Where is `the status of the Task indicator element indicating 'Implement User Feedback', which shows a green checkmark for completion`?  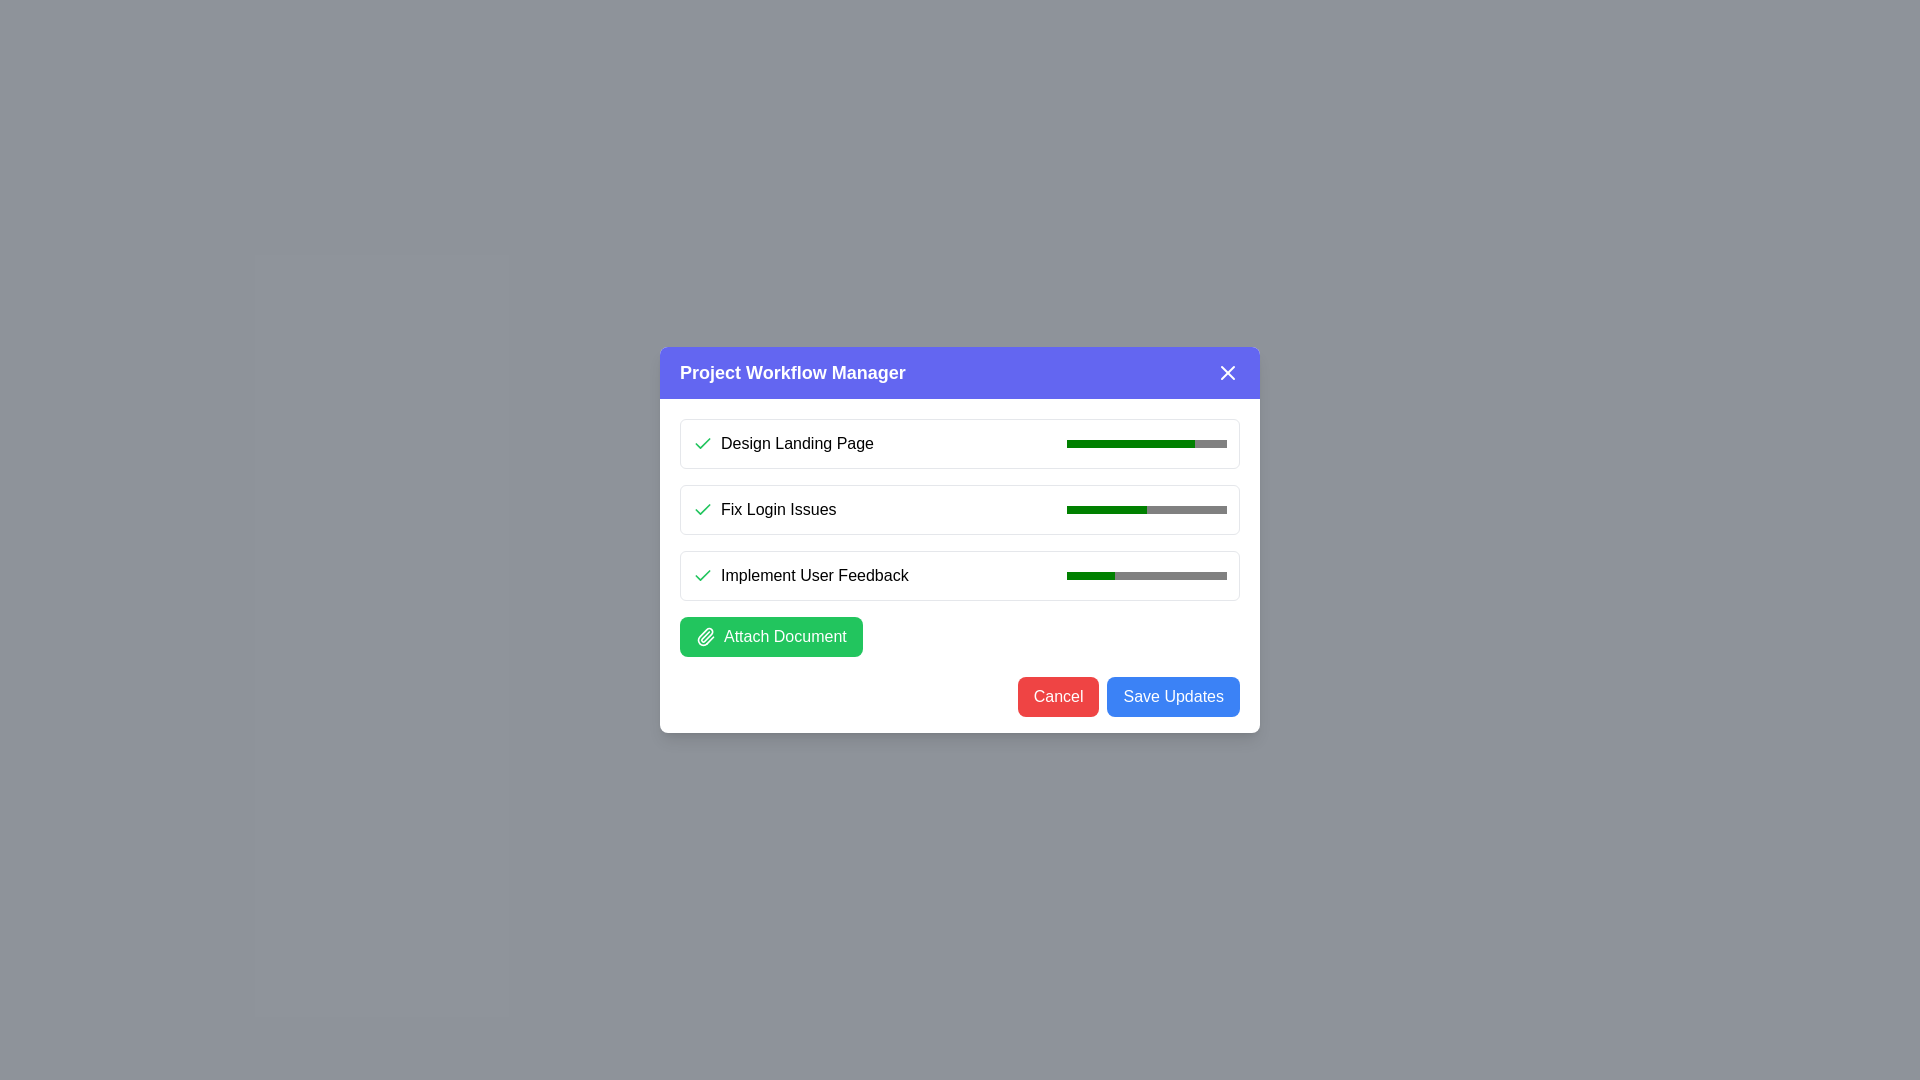 the status of the Task indicator element indicating 'Implement User Feedback', which shows a green checkmark for completion is located at coordinates (800, 575).